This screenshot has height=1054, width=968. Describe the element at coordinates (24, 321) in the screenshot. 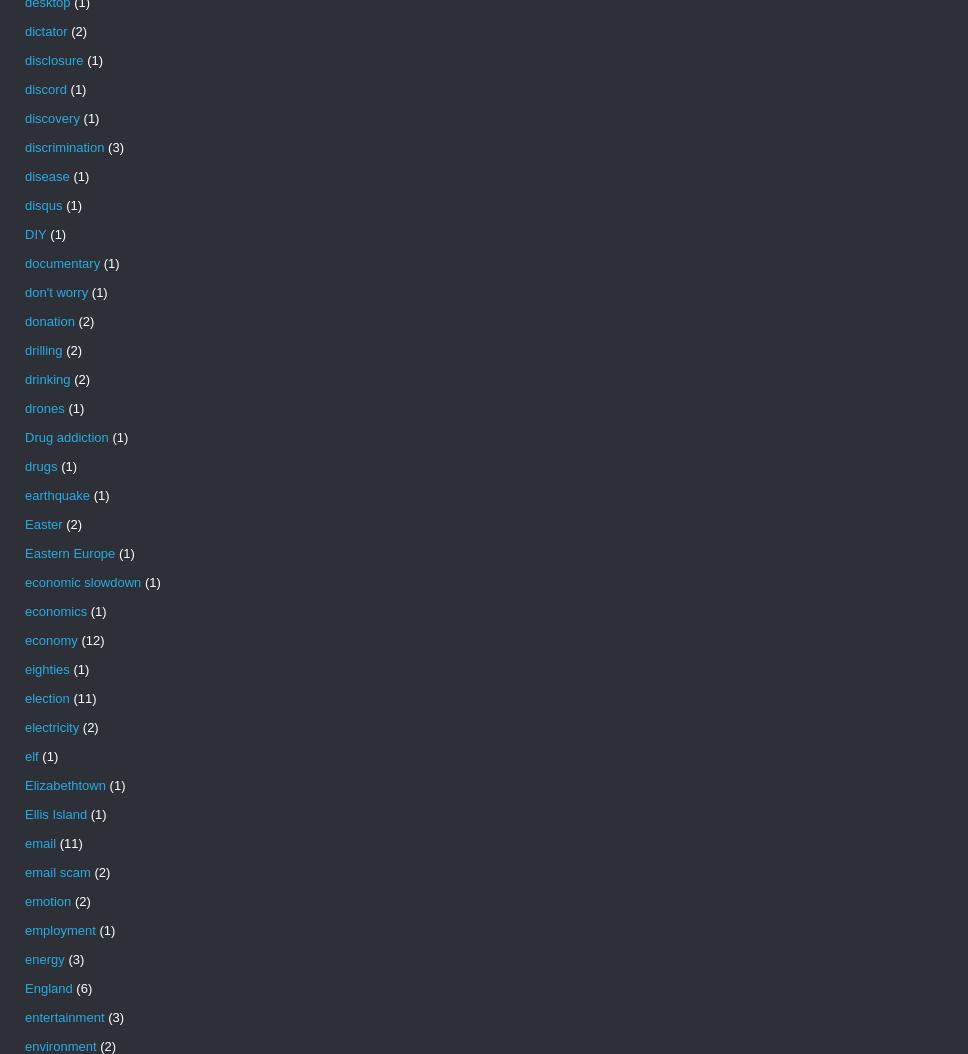

I see `'donation'` at that location.